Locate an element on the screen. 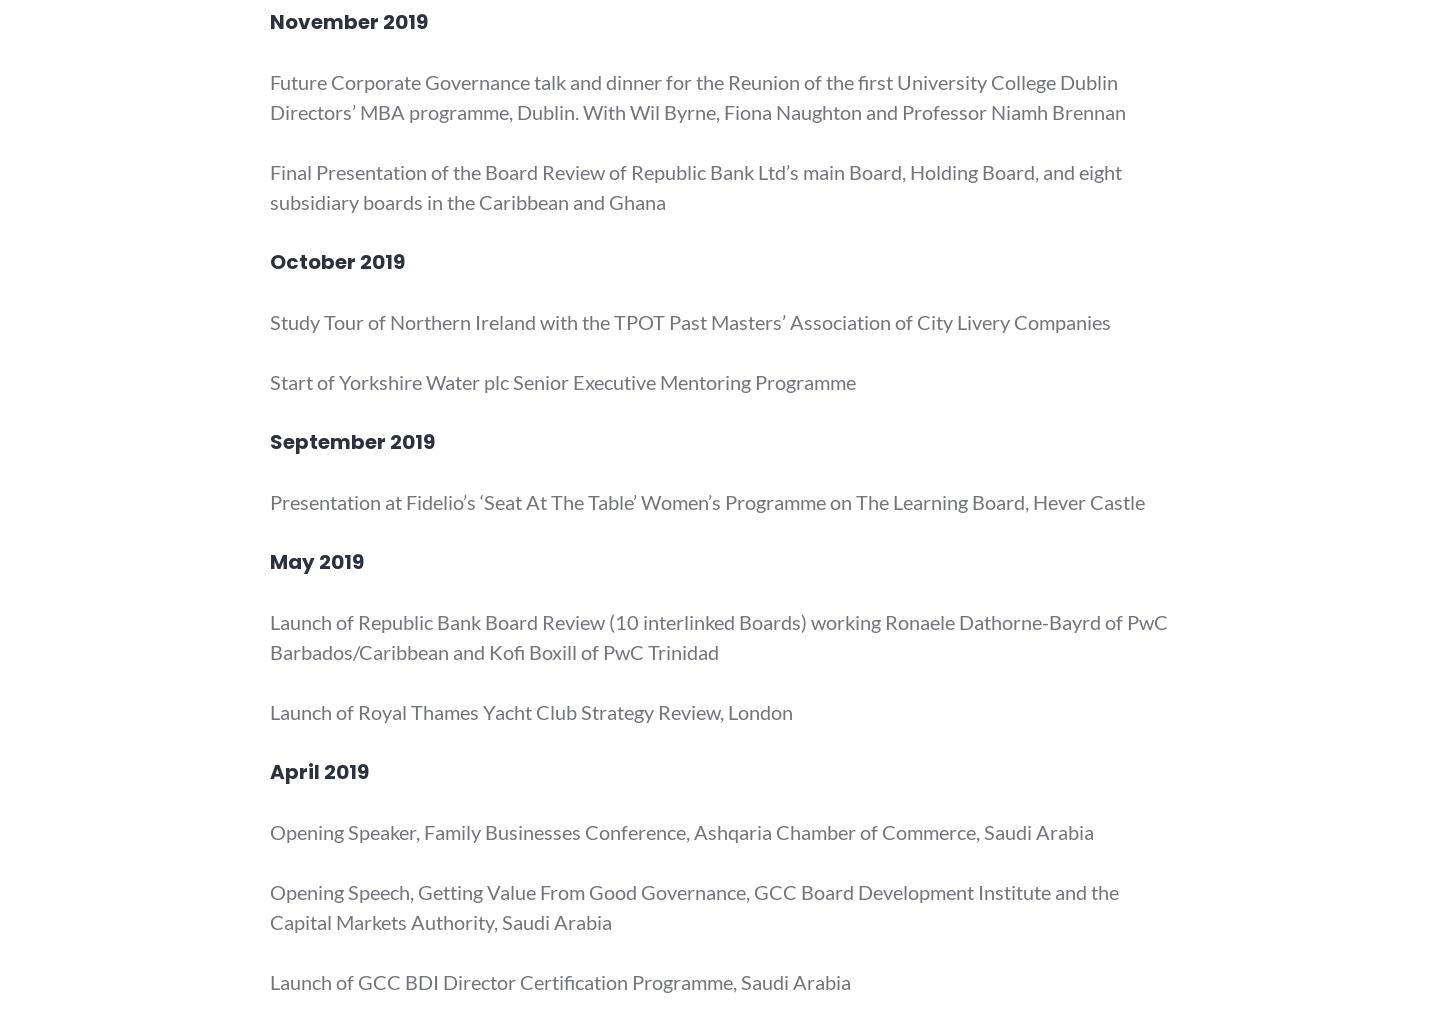  'May 2019' is located at coordinates (316, 562).